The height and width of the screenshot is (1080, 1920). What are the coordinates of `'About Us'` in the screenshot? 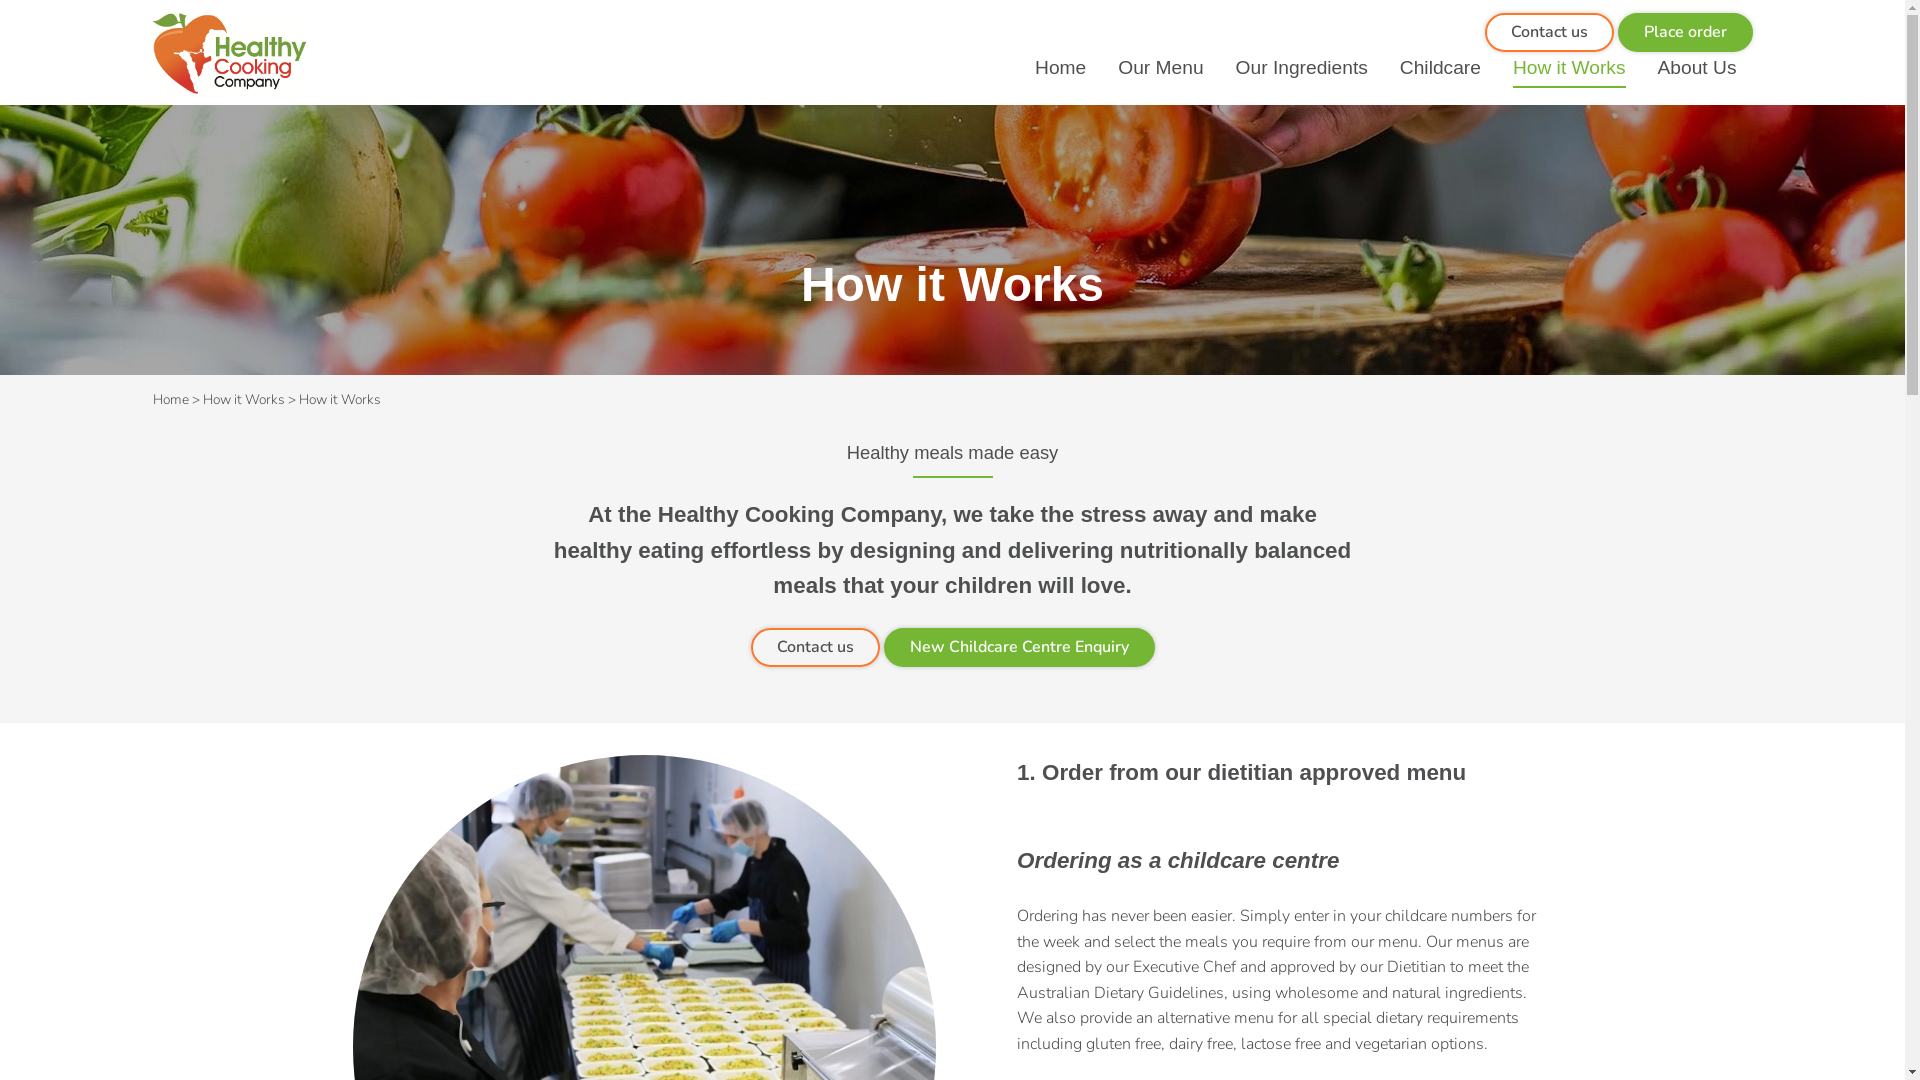 It's located at (1696, 67).